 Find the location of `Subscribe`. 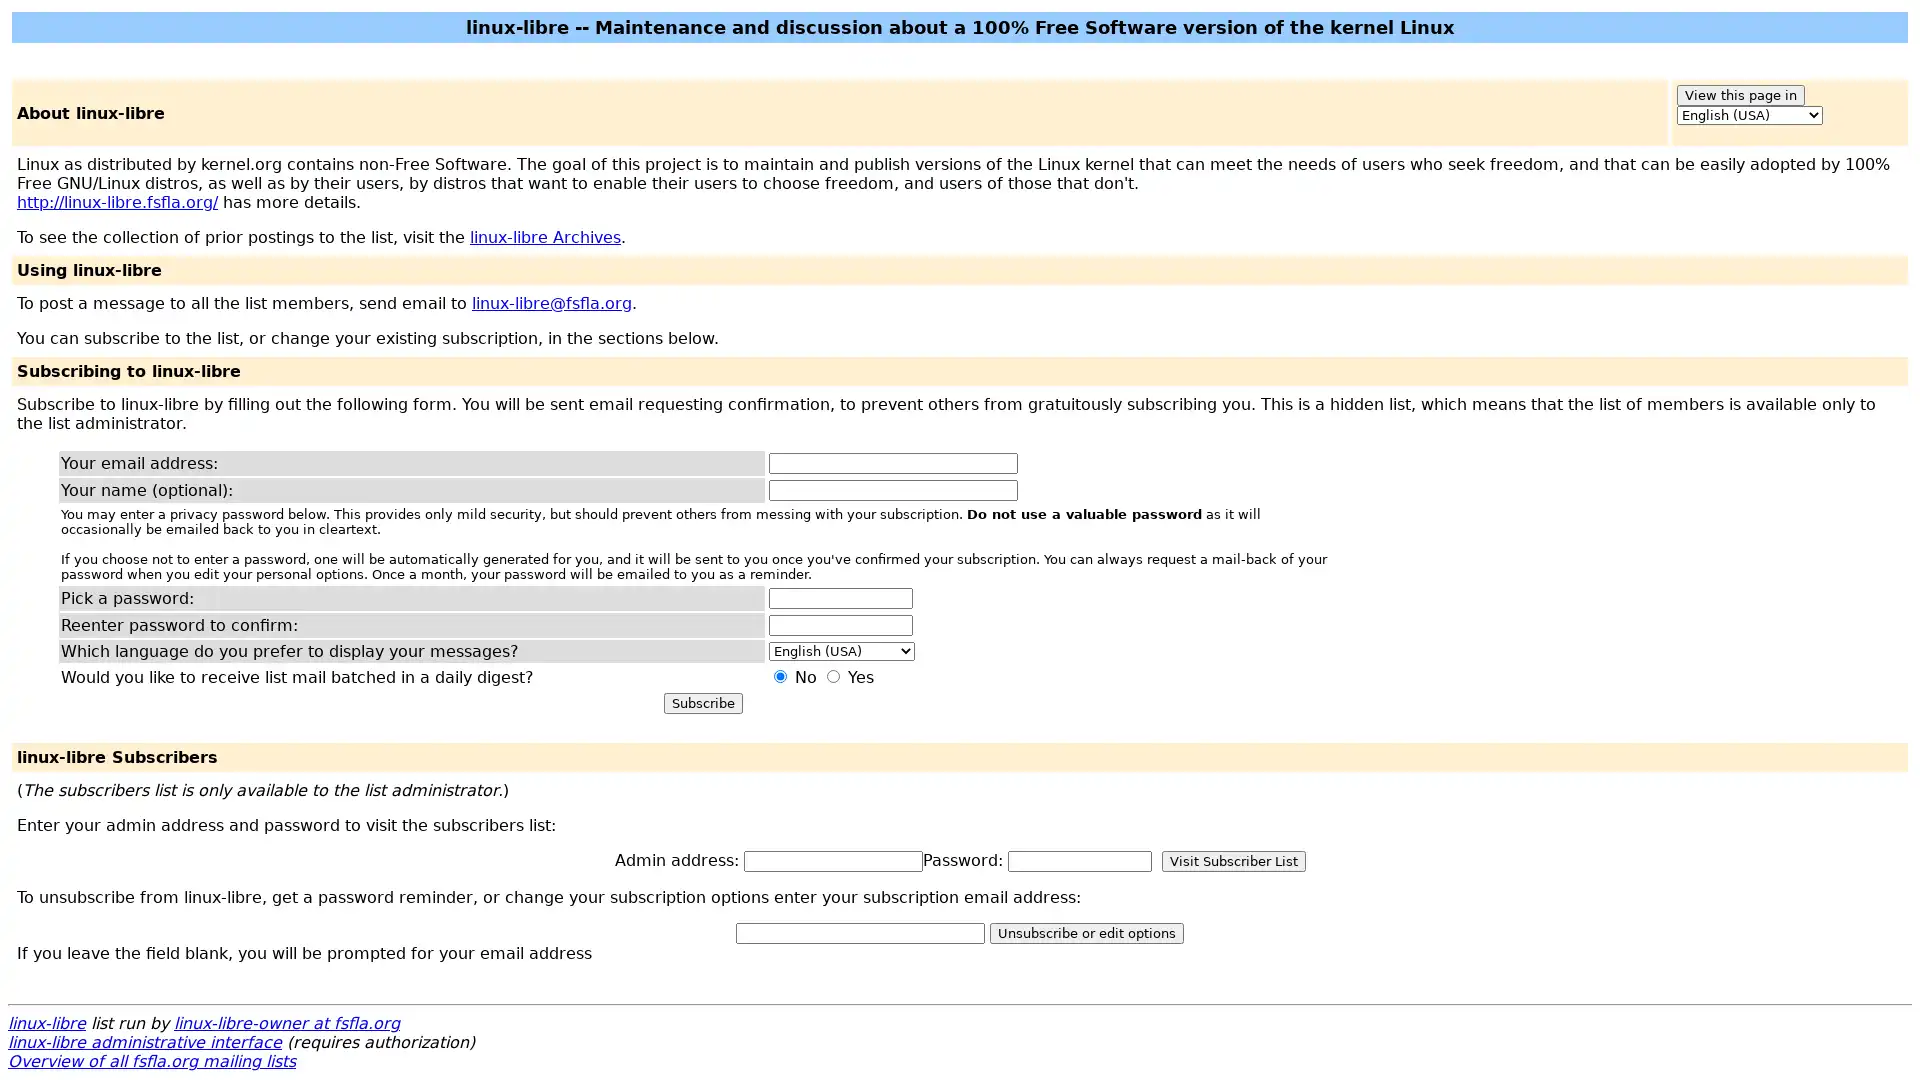

Subscribe is located at coordinates (702, 702).